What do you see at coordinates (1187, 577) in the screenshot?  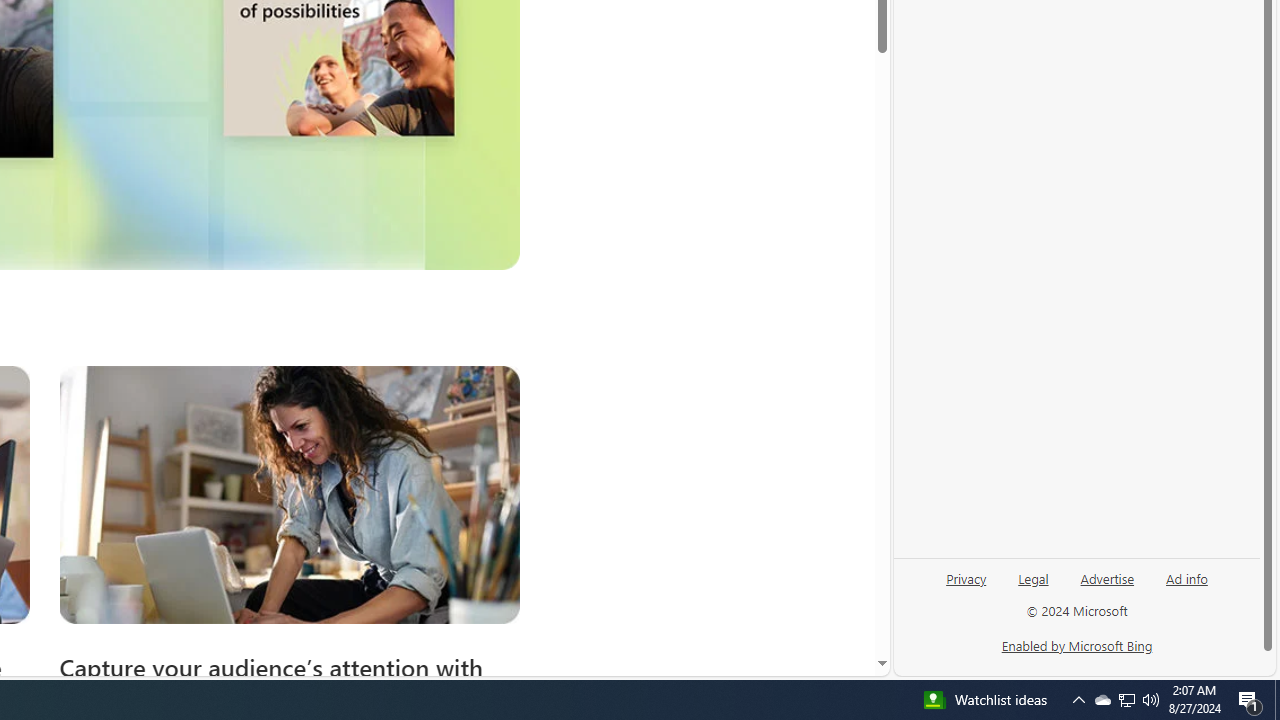 I see `'Ad info'` at bounding box center [1187, 577].